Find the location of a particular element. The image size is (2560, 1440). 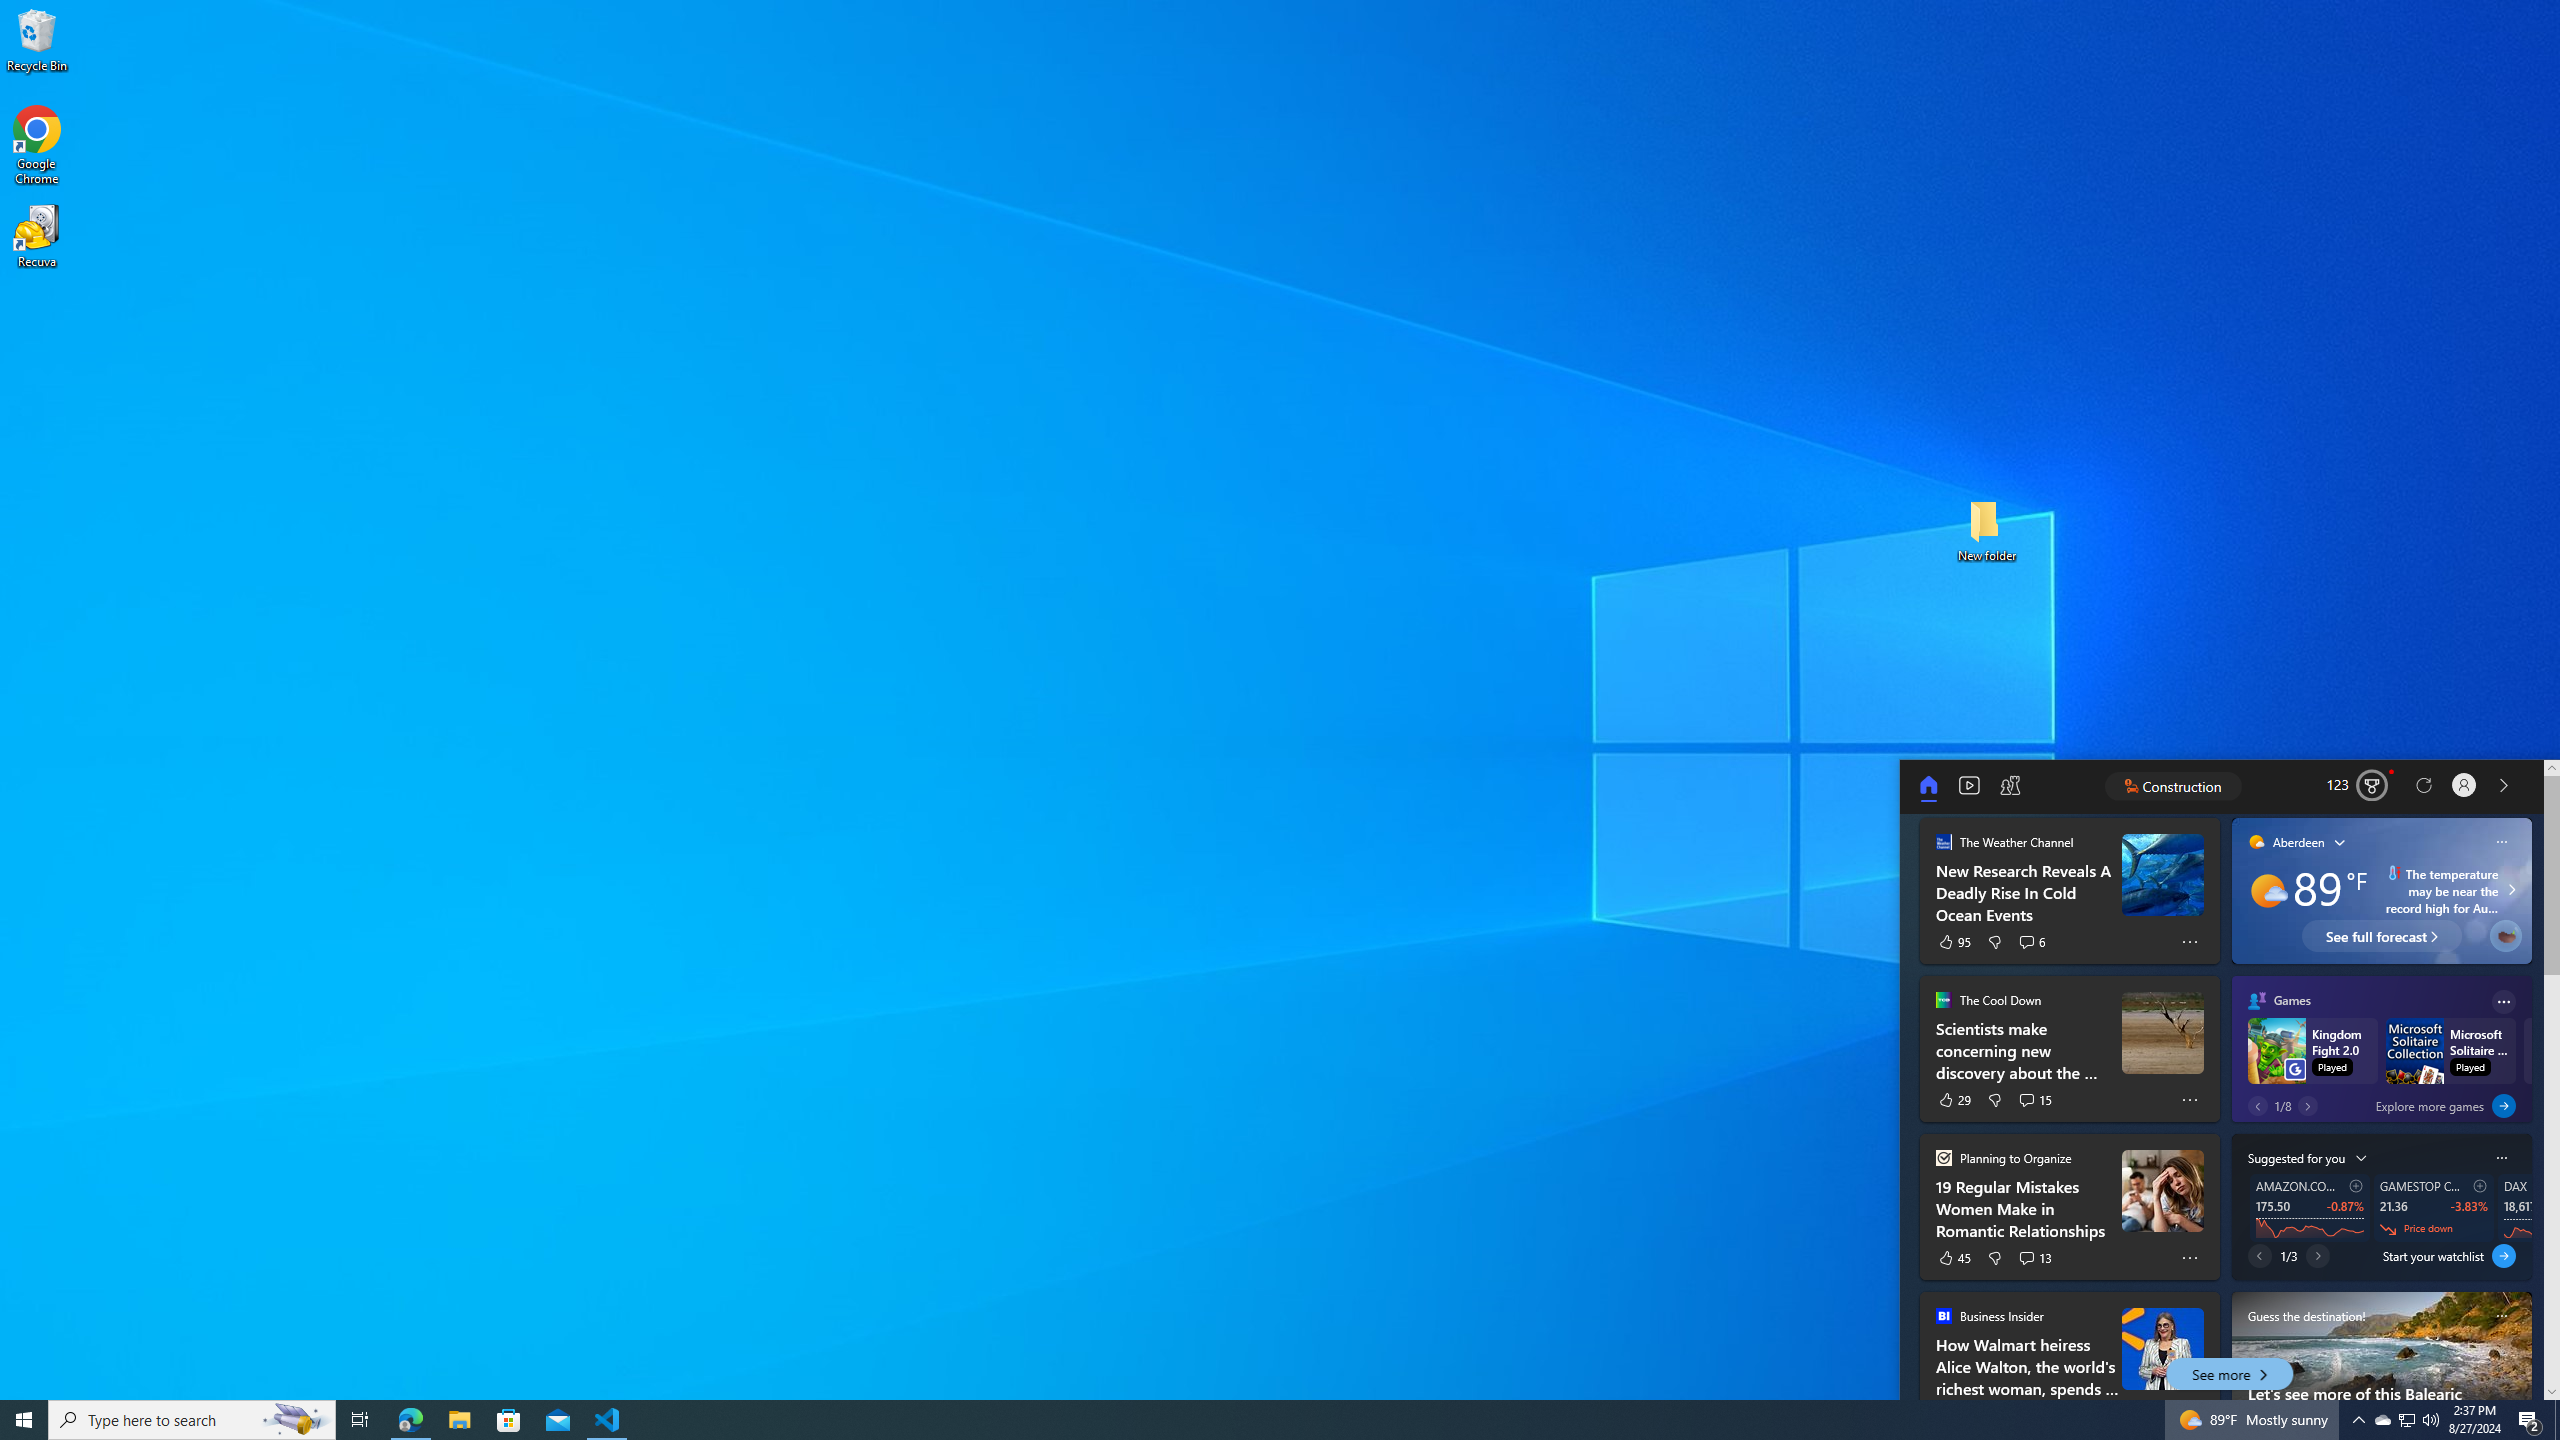

'Plant a real tree' is located at coordinates (2506, 935).